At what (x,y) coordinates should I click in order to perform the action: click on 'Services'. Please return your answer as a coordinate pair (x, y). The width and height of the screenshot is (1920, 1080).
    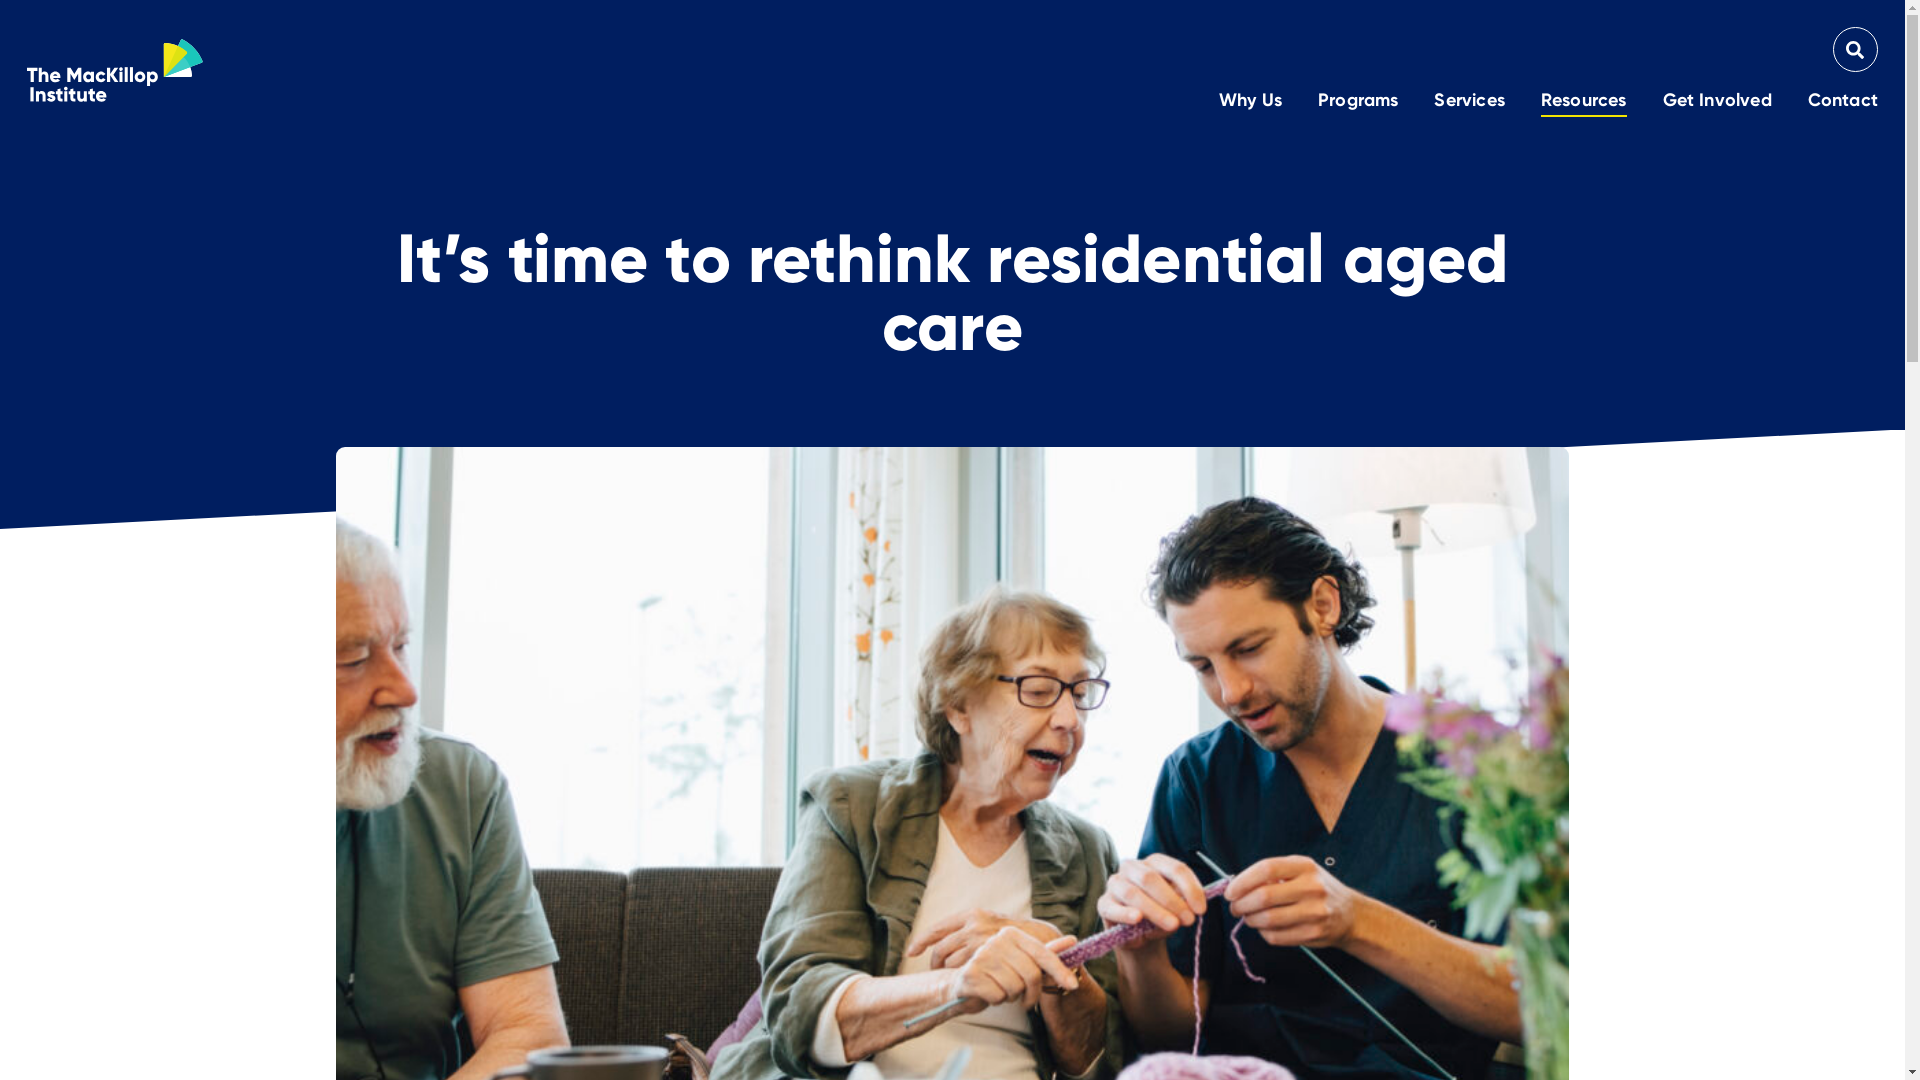
    Looking at the image, I should click on (1433, 101).